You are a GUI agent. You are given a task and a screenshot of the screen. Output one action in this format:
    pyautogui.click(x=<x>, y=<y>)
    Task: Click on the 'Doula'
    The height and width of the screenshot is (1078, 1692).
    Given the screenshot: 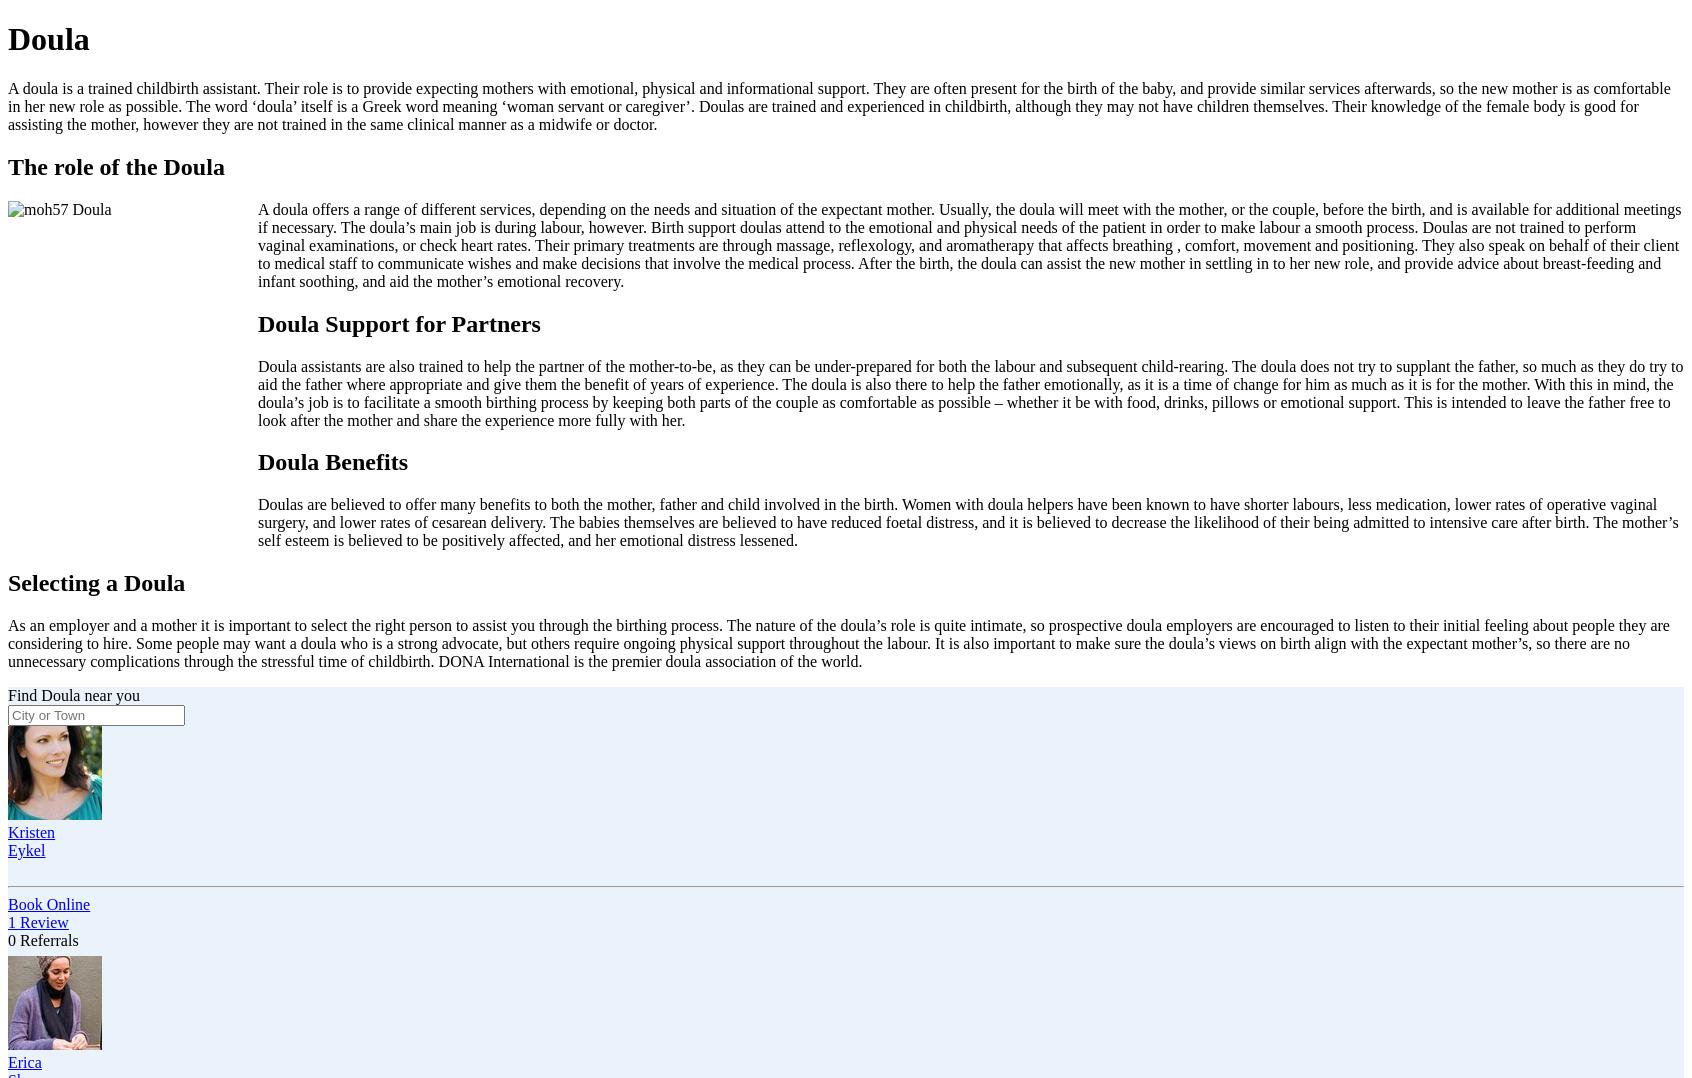 What is the action you would take?
    pyautogui.click(x=6, y=38)
    